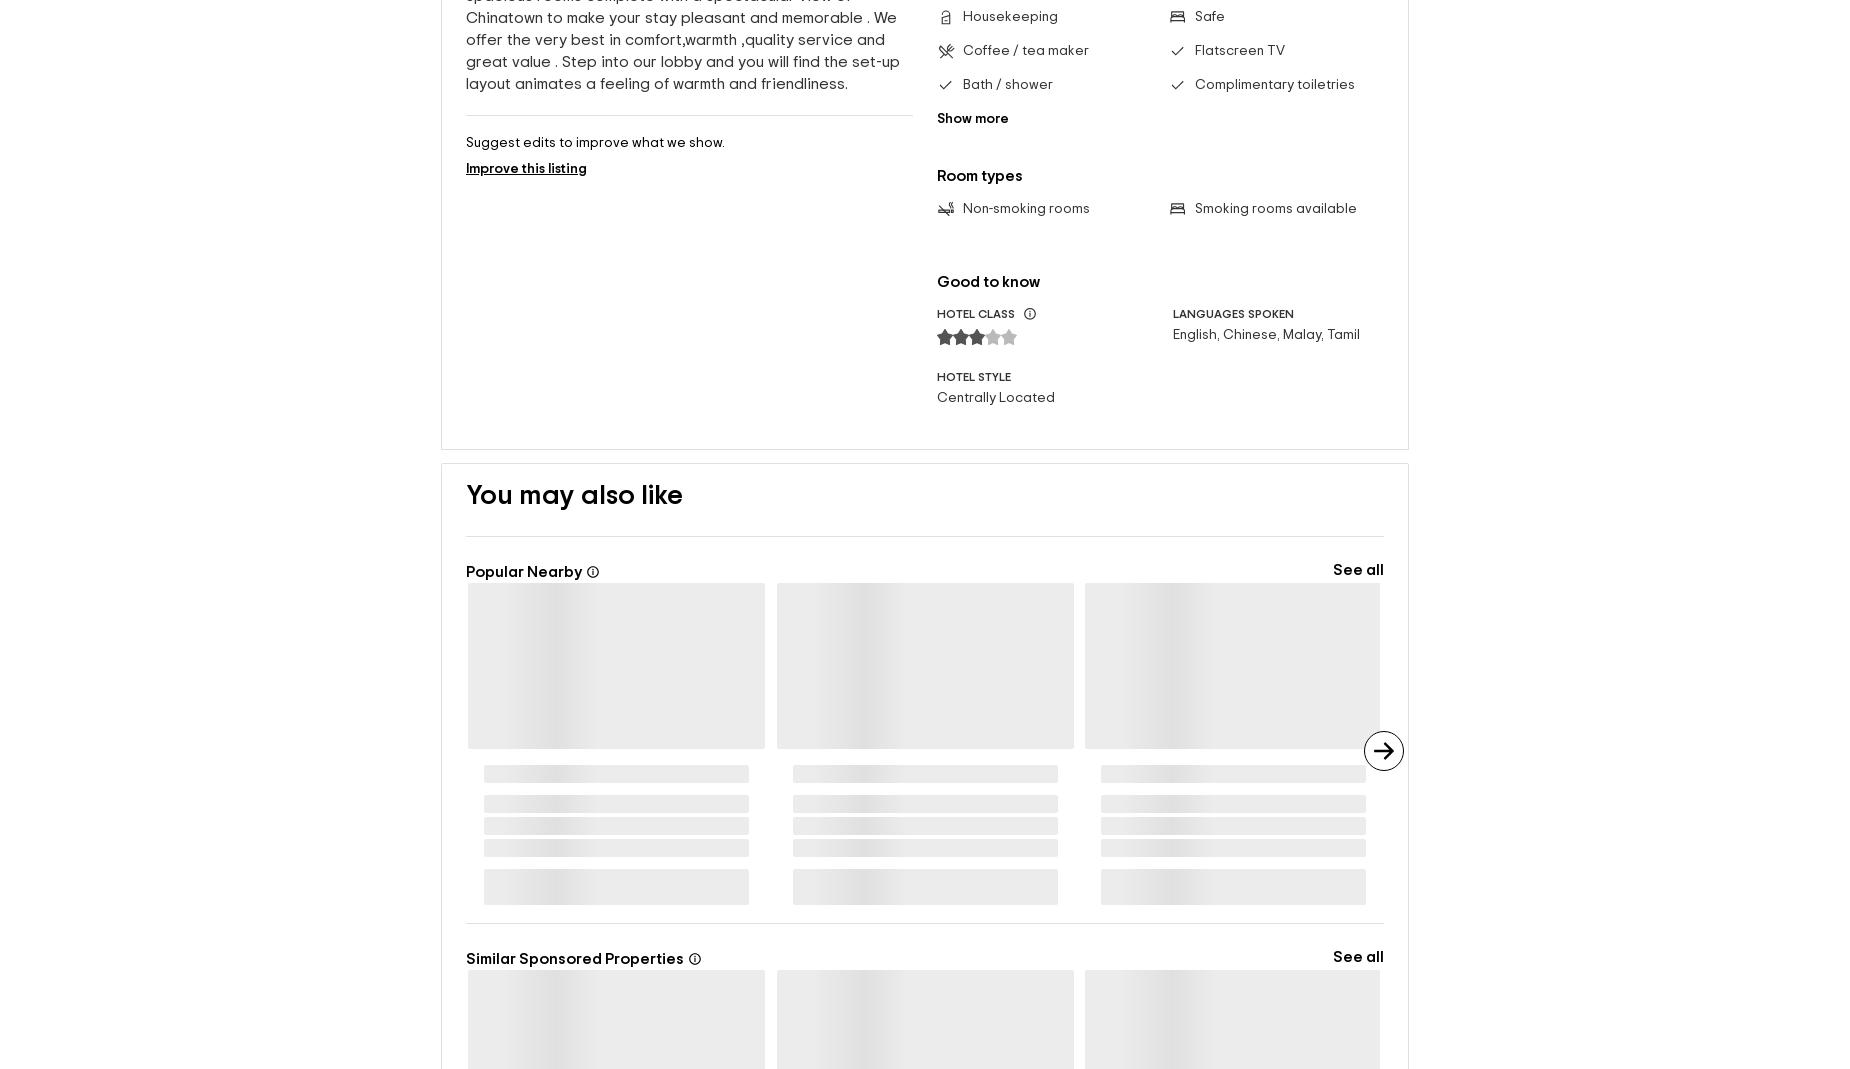 The width and height of the screenshot is (1850, 1069). I want to click on 'Complimentary toiletries', so click(1192, 83).